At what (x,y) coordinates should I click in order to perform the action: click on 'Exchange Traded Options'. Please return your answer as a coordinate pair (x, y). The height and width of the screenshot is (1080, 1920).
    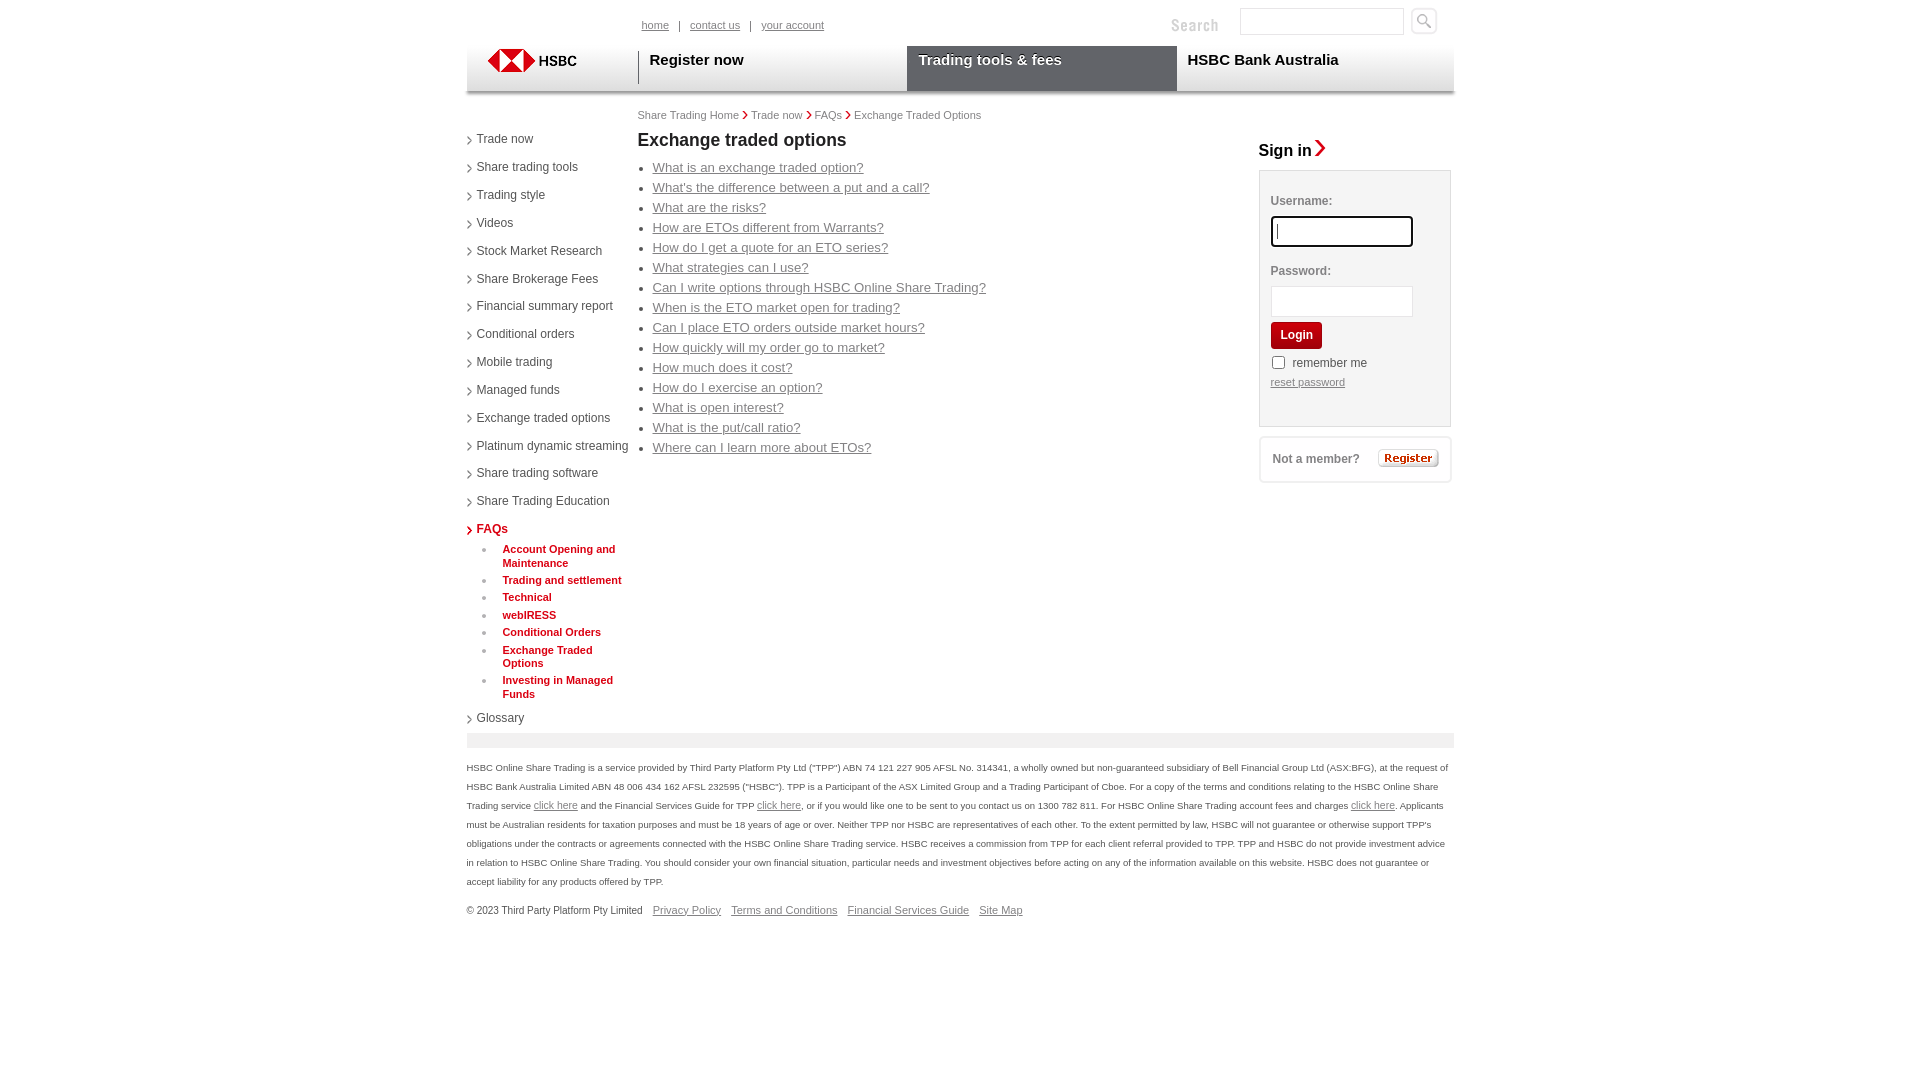
    Looking at the image, I should click on (566, 657).